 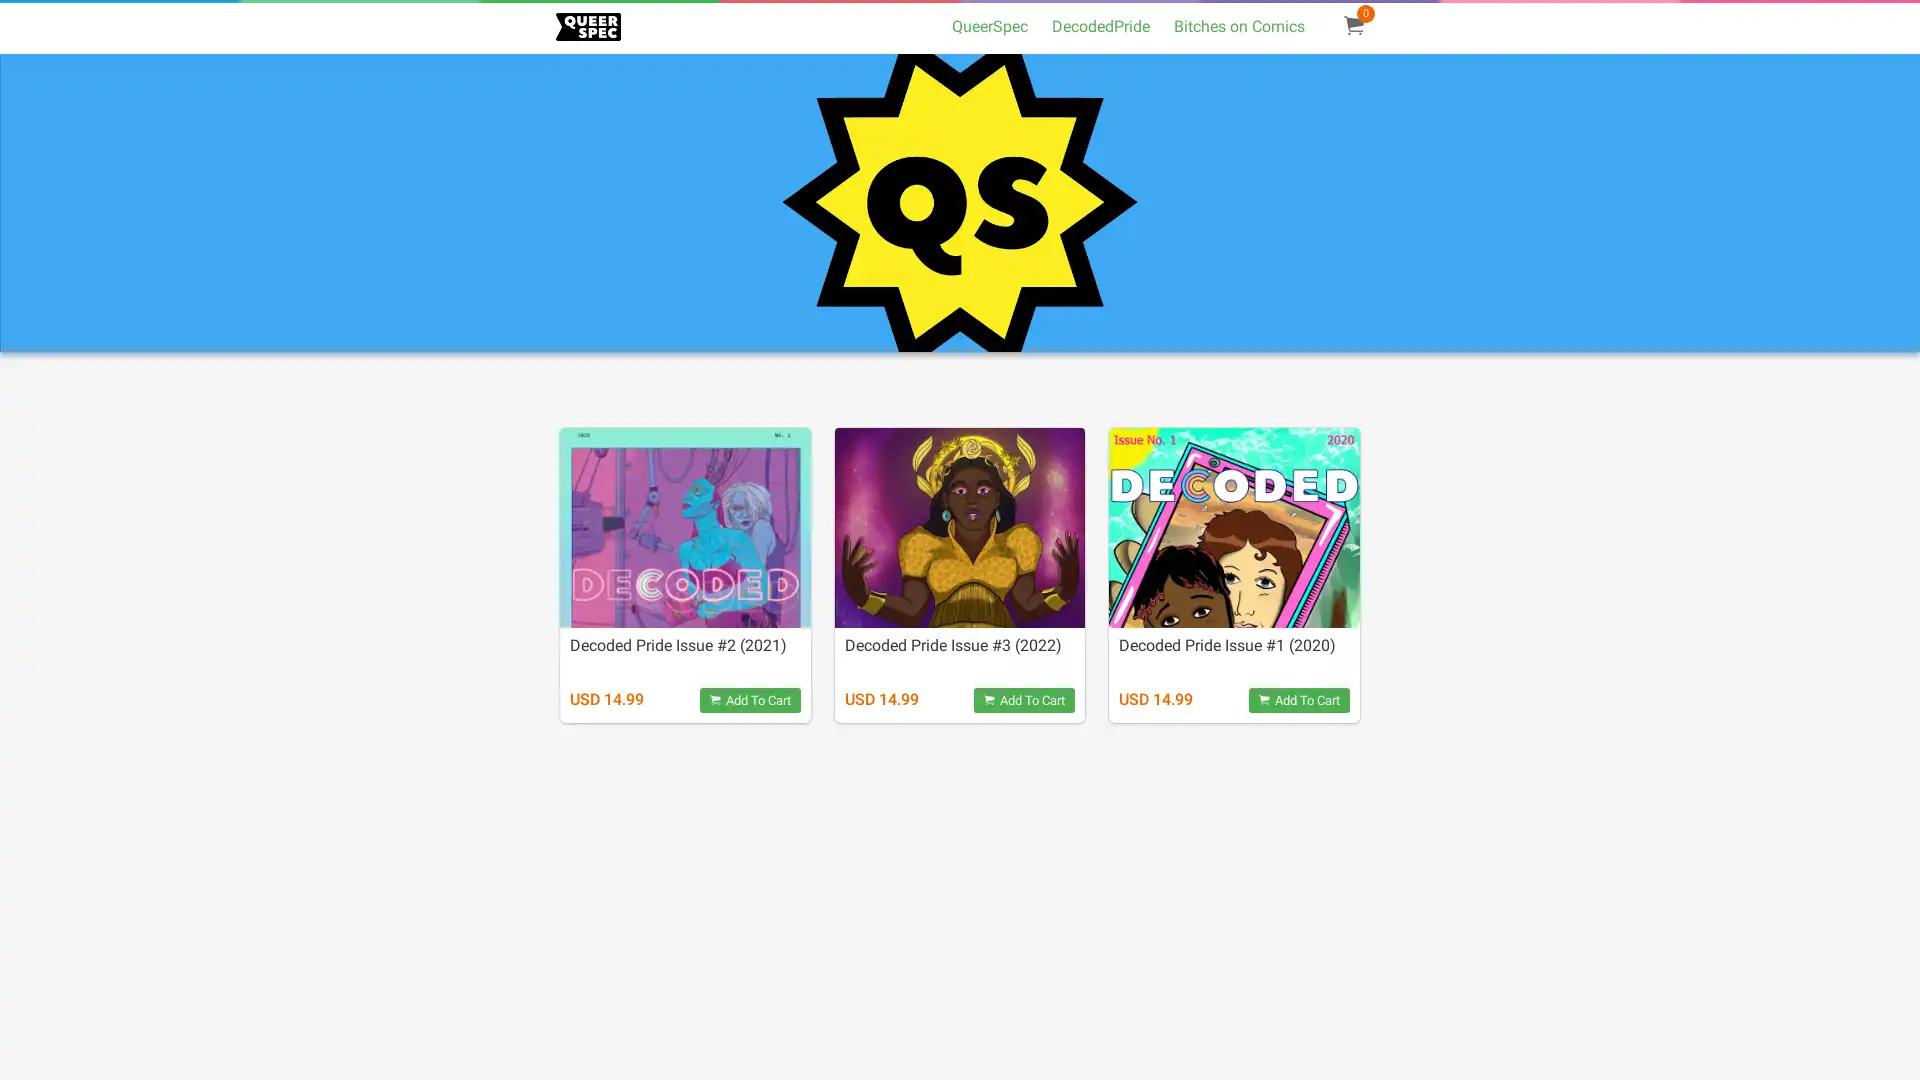 I want to click on Add To Cart, so click(x=748, y=699).